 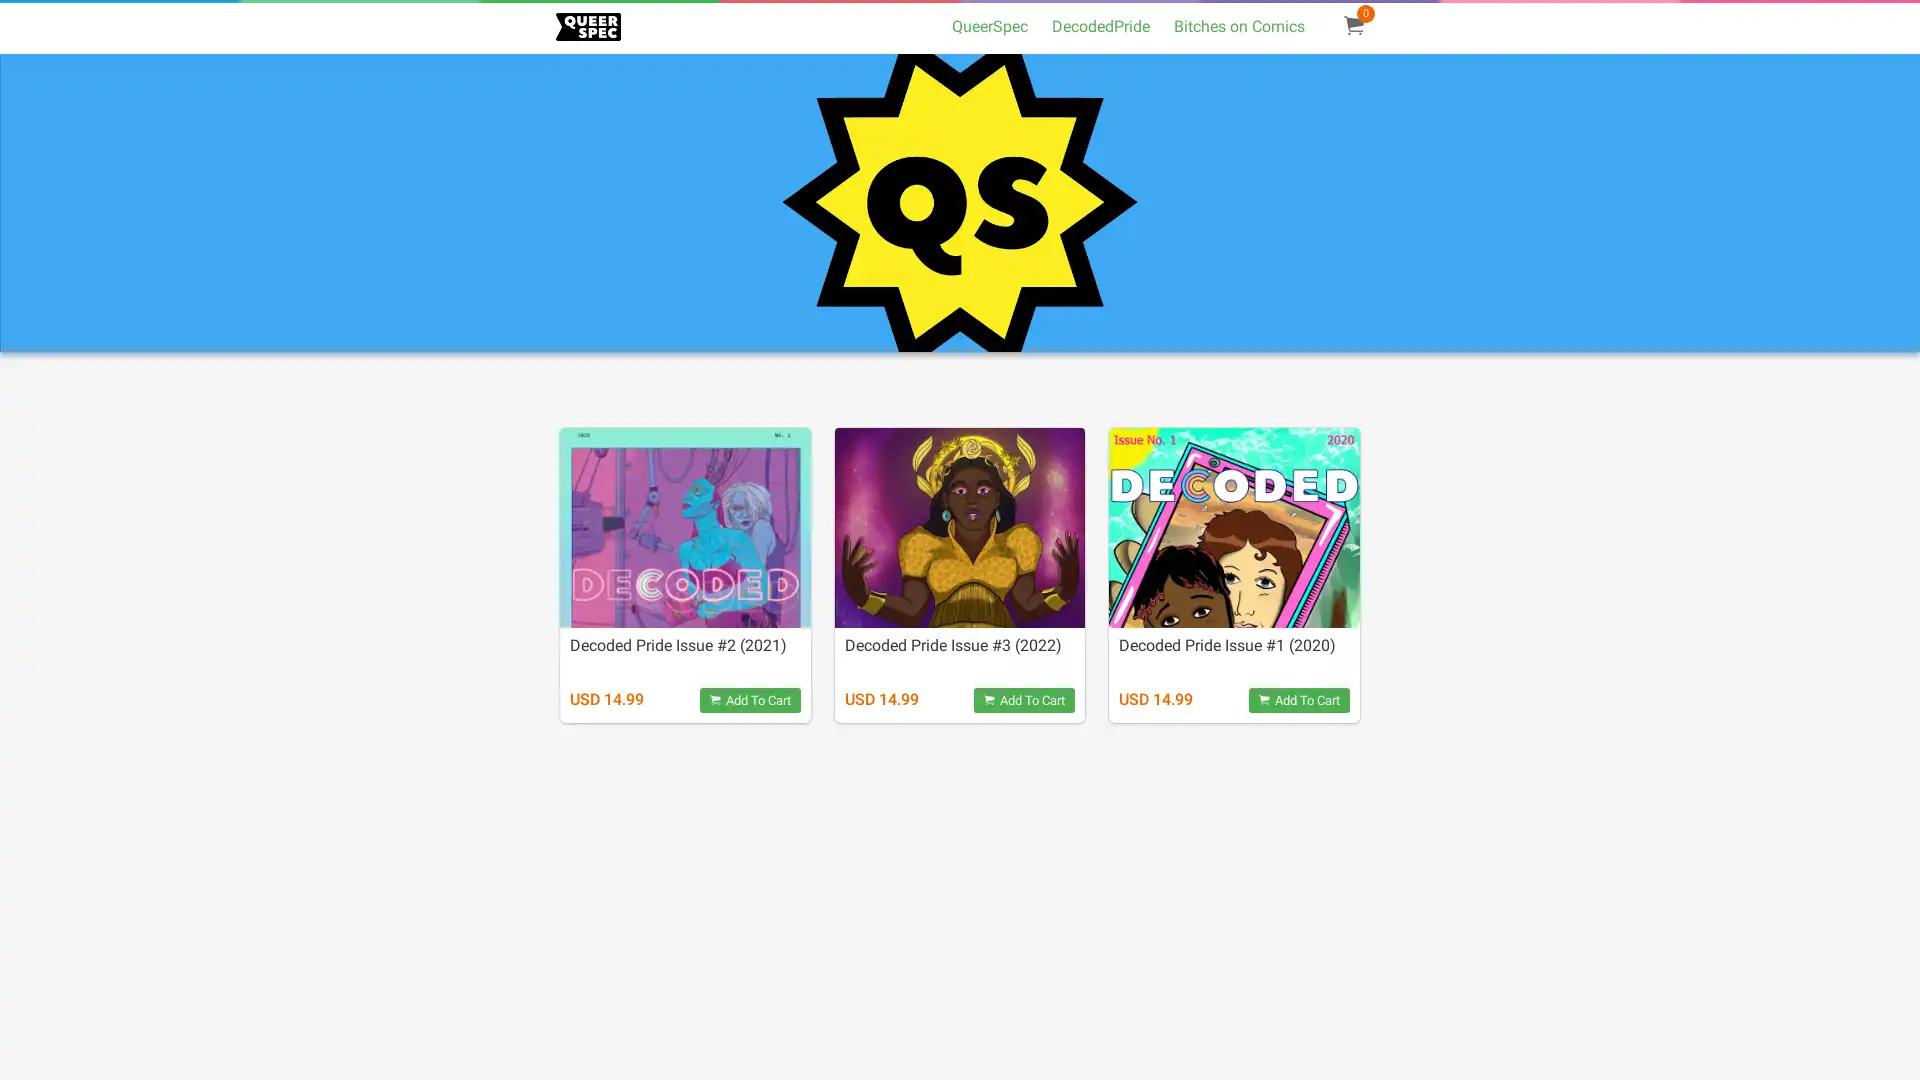 I want to click on Add To Cart, so click(x=748, y=699).